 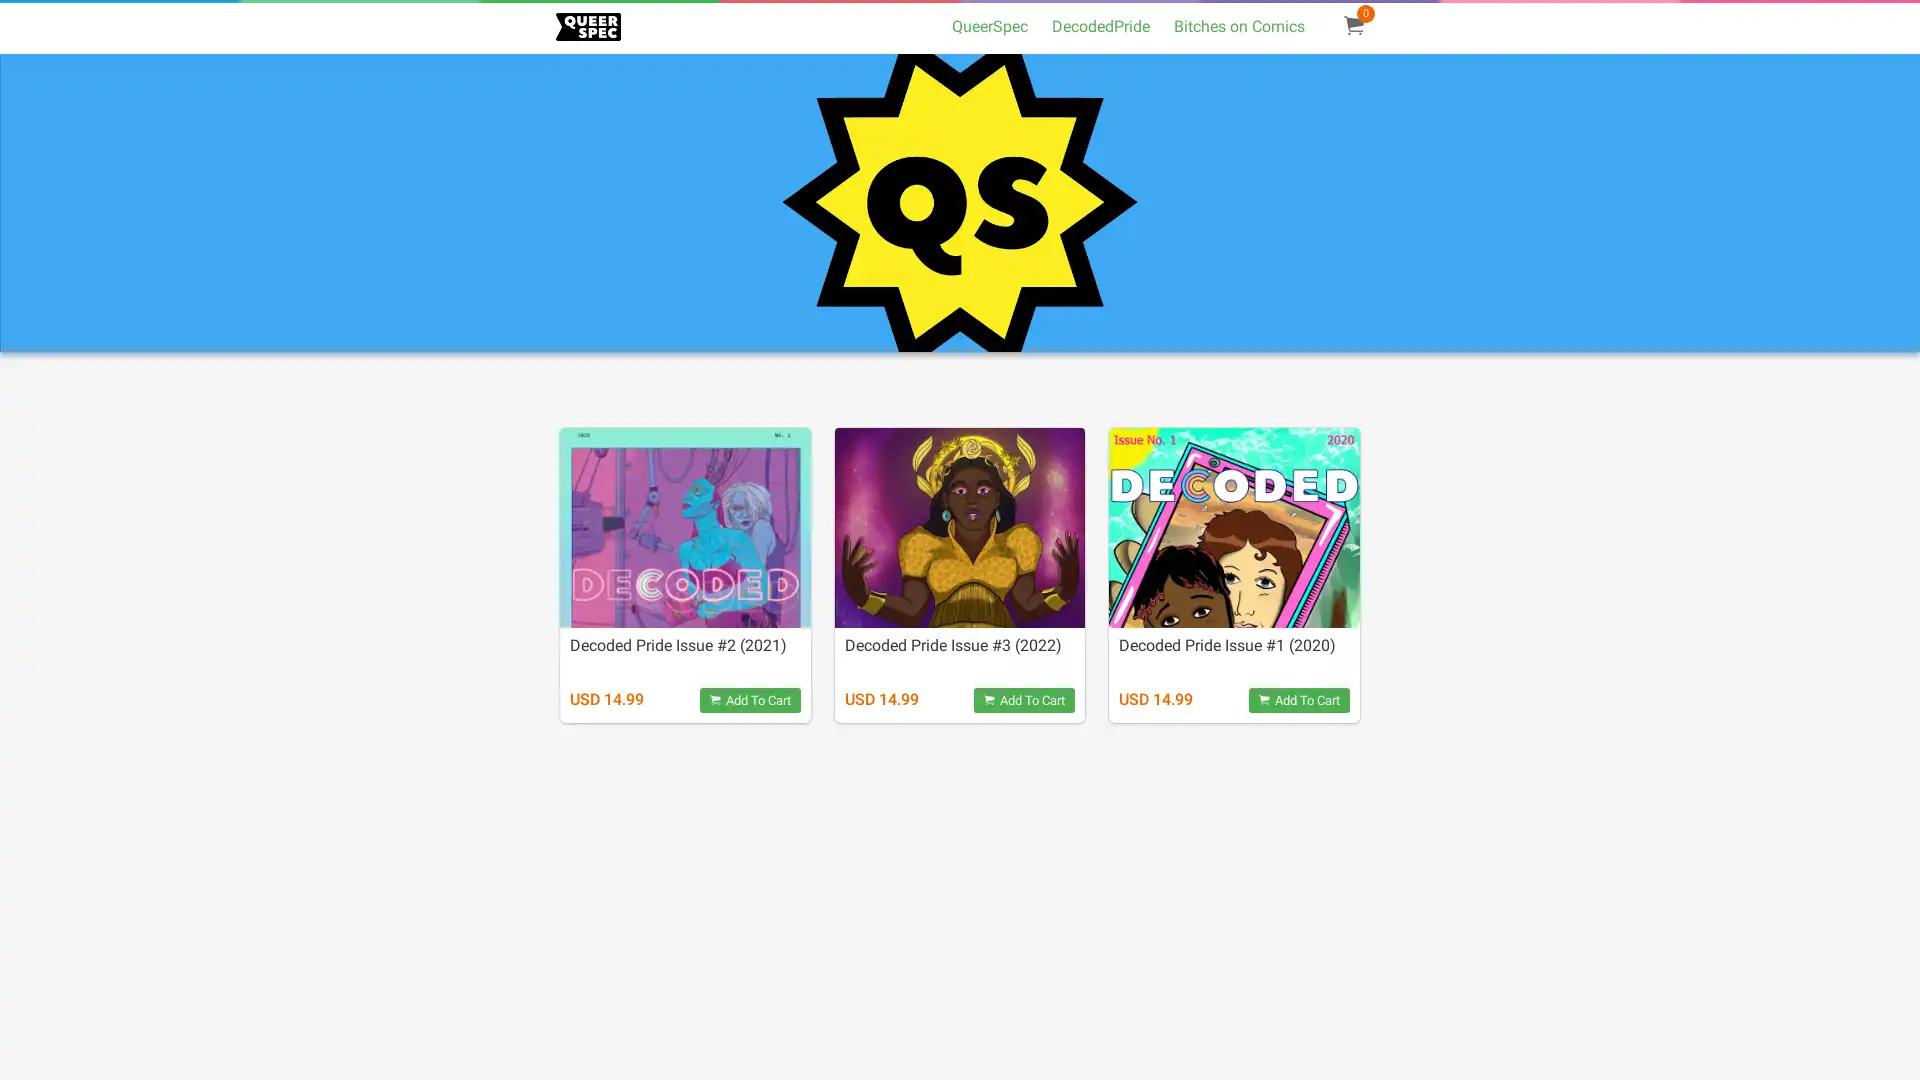 I want to click on Add To Cart, so click(x=748, y=699).